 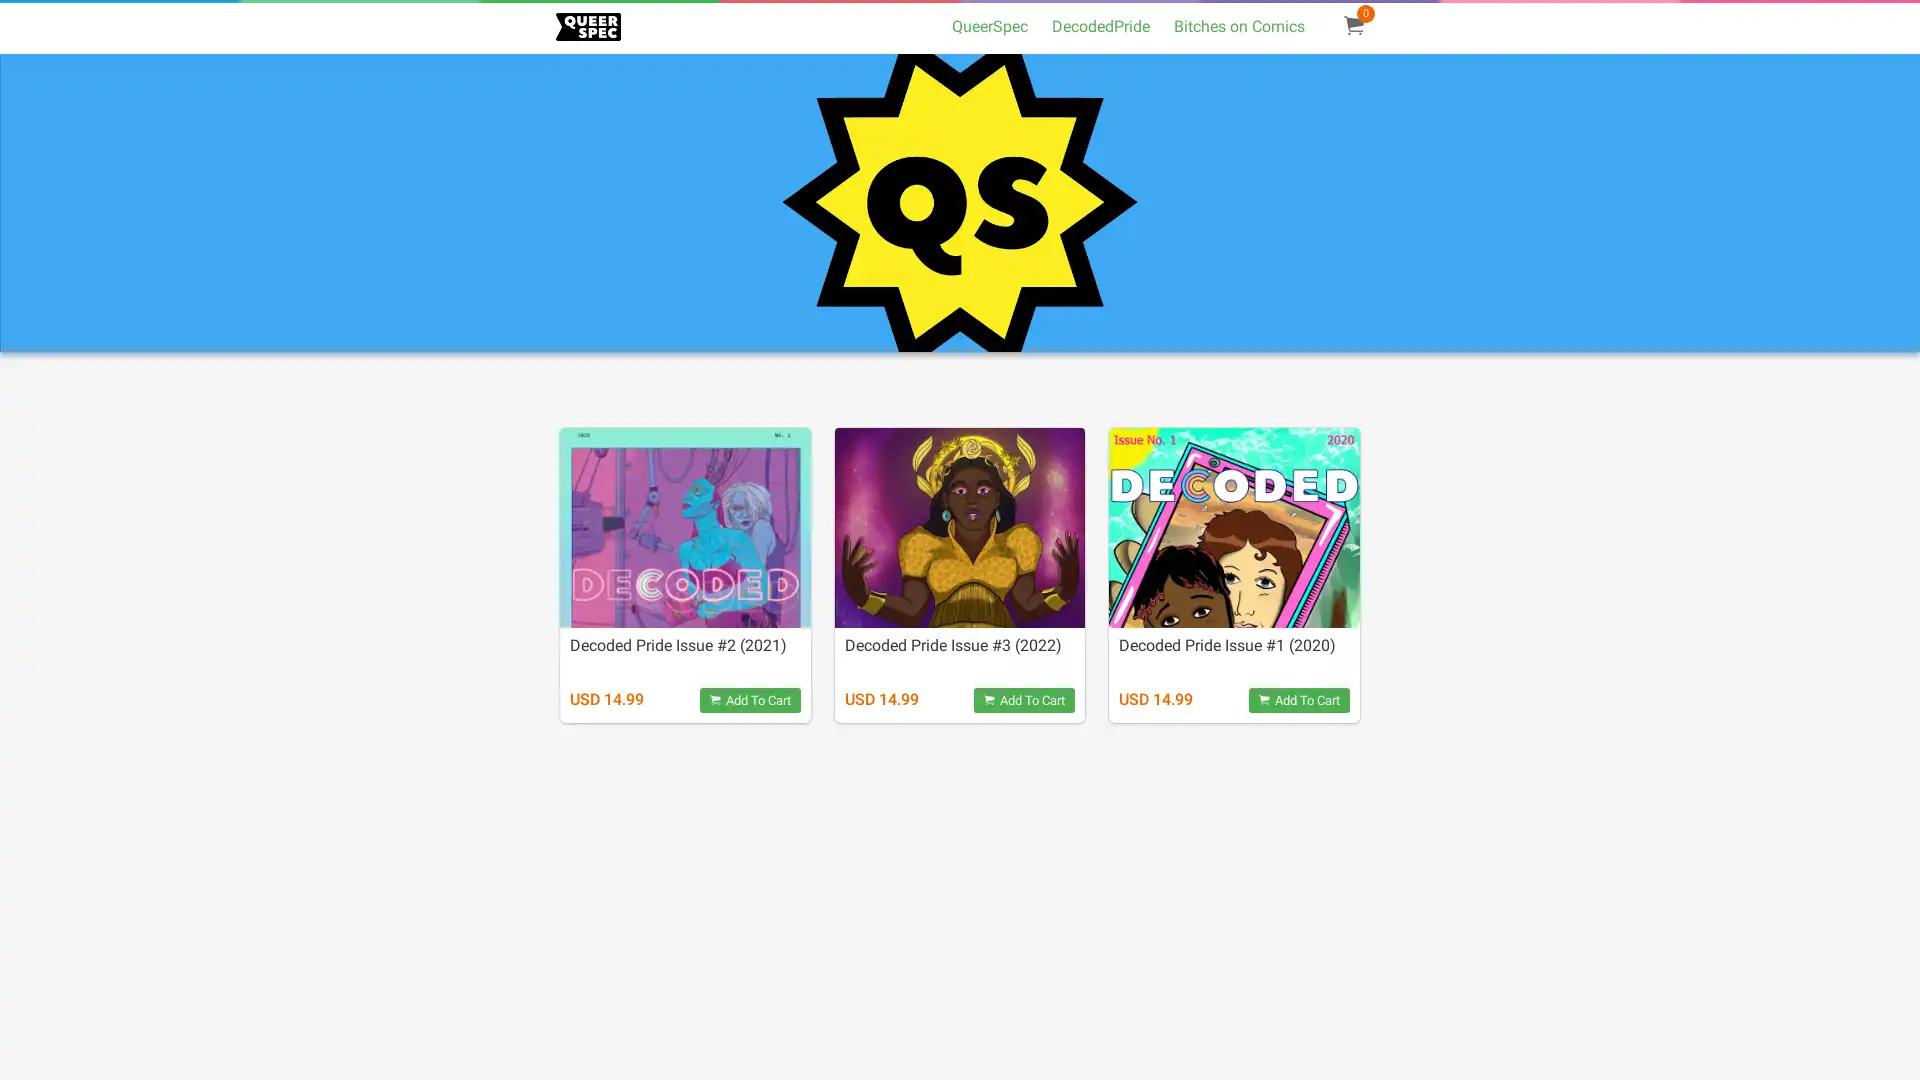 I want to click on Add To Cart, so click(x=748, y=699).